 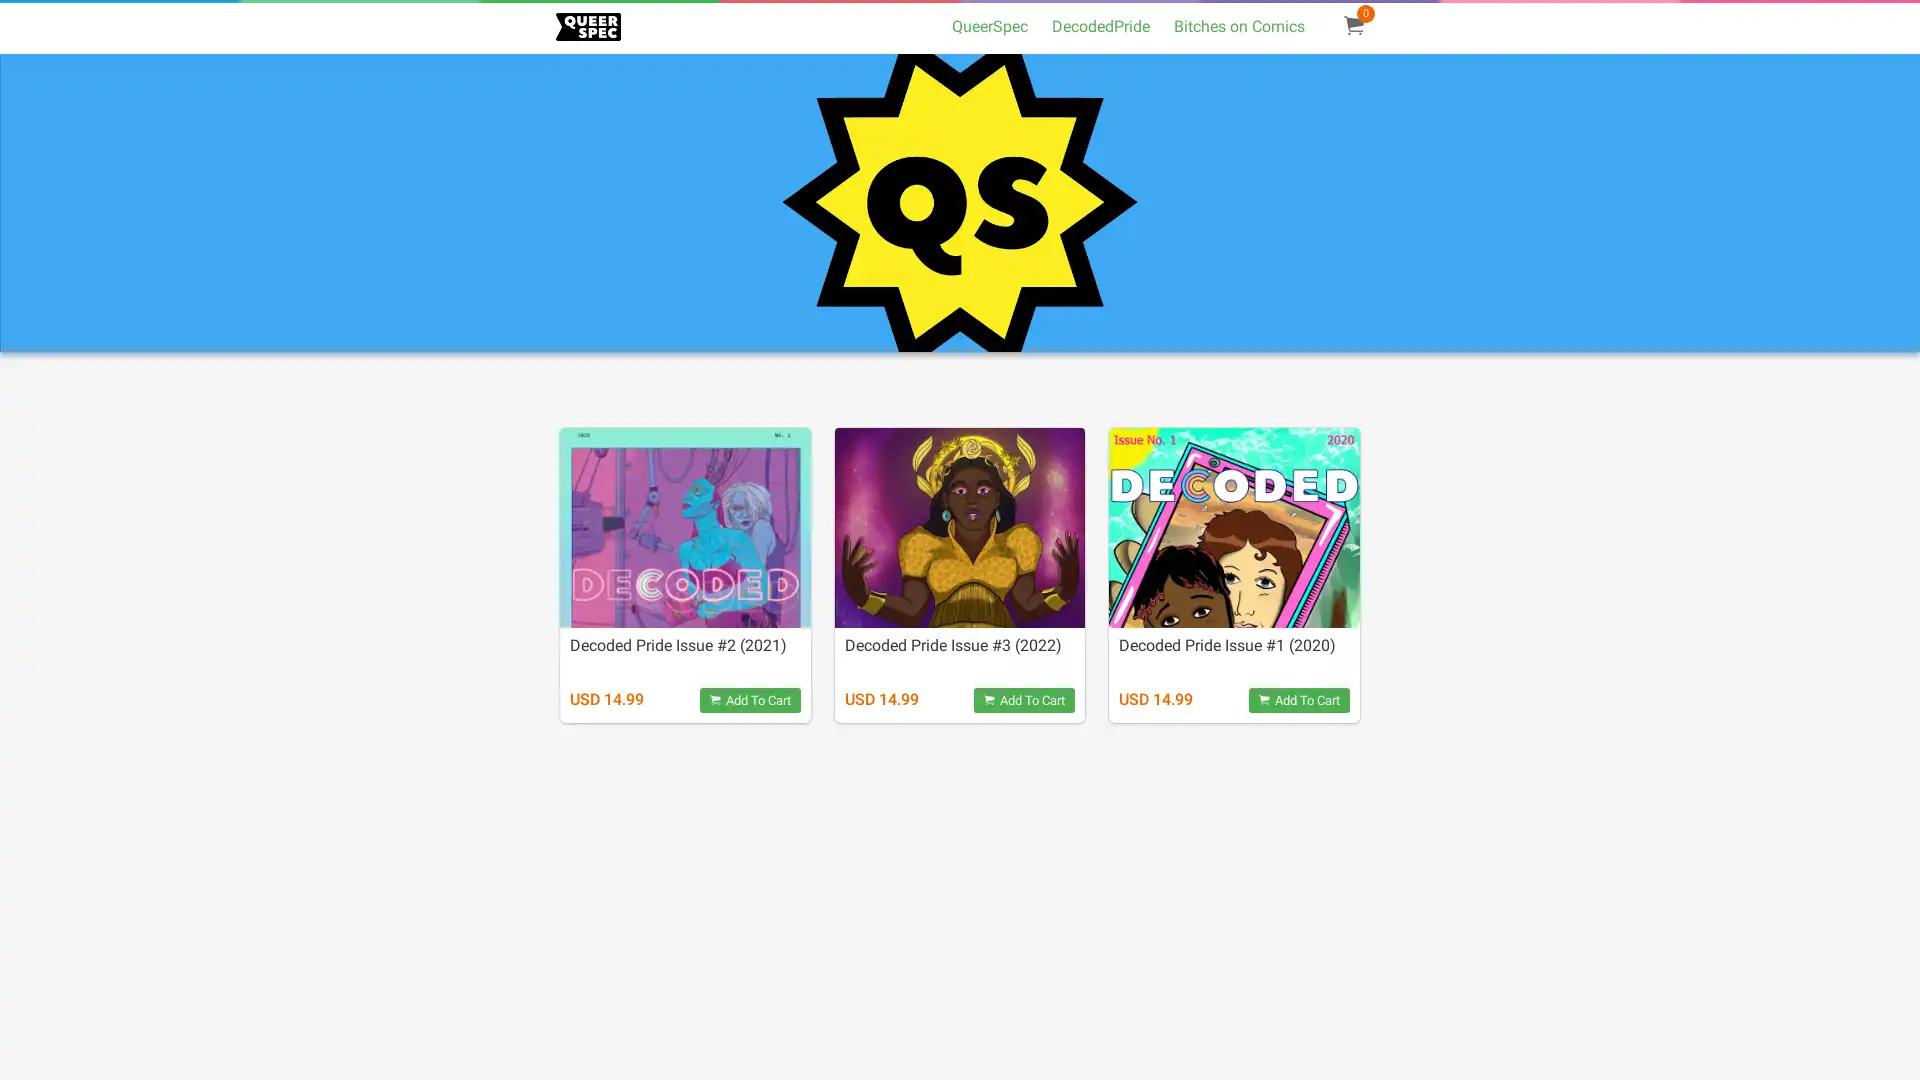 I want to click on Add To Cart, so click(x=748, y=699).